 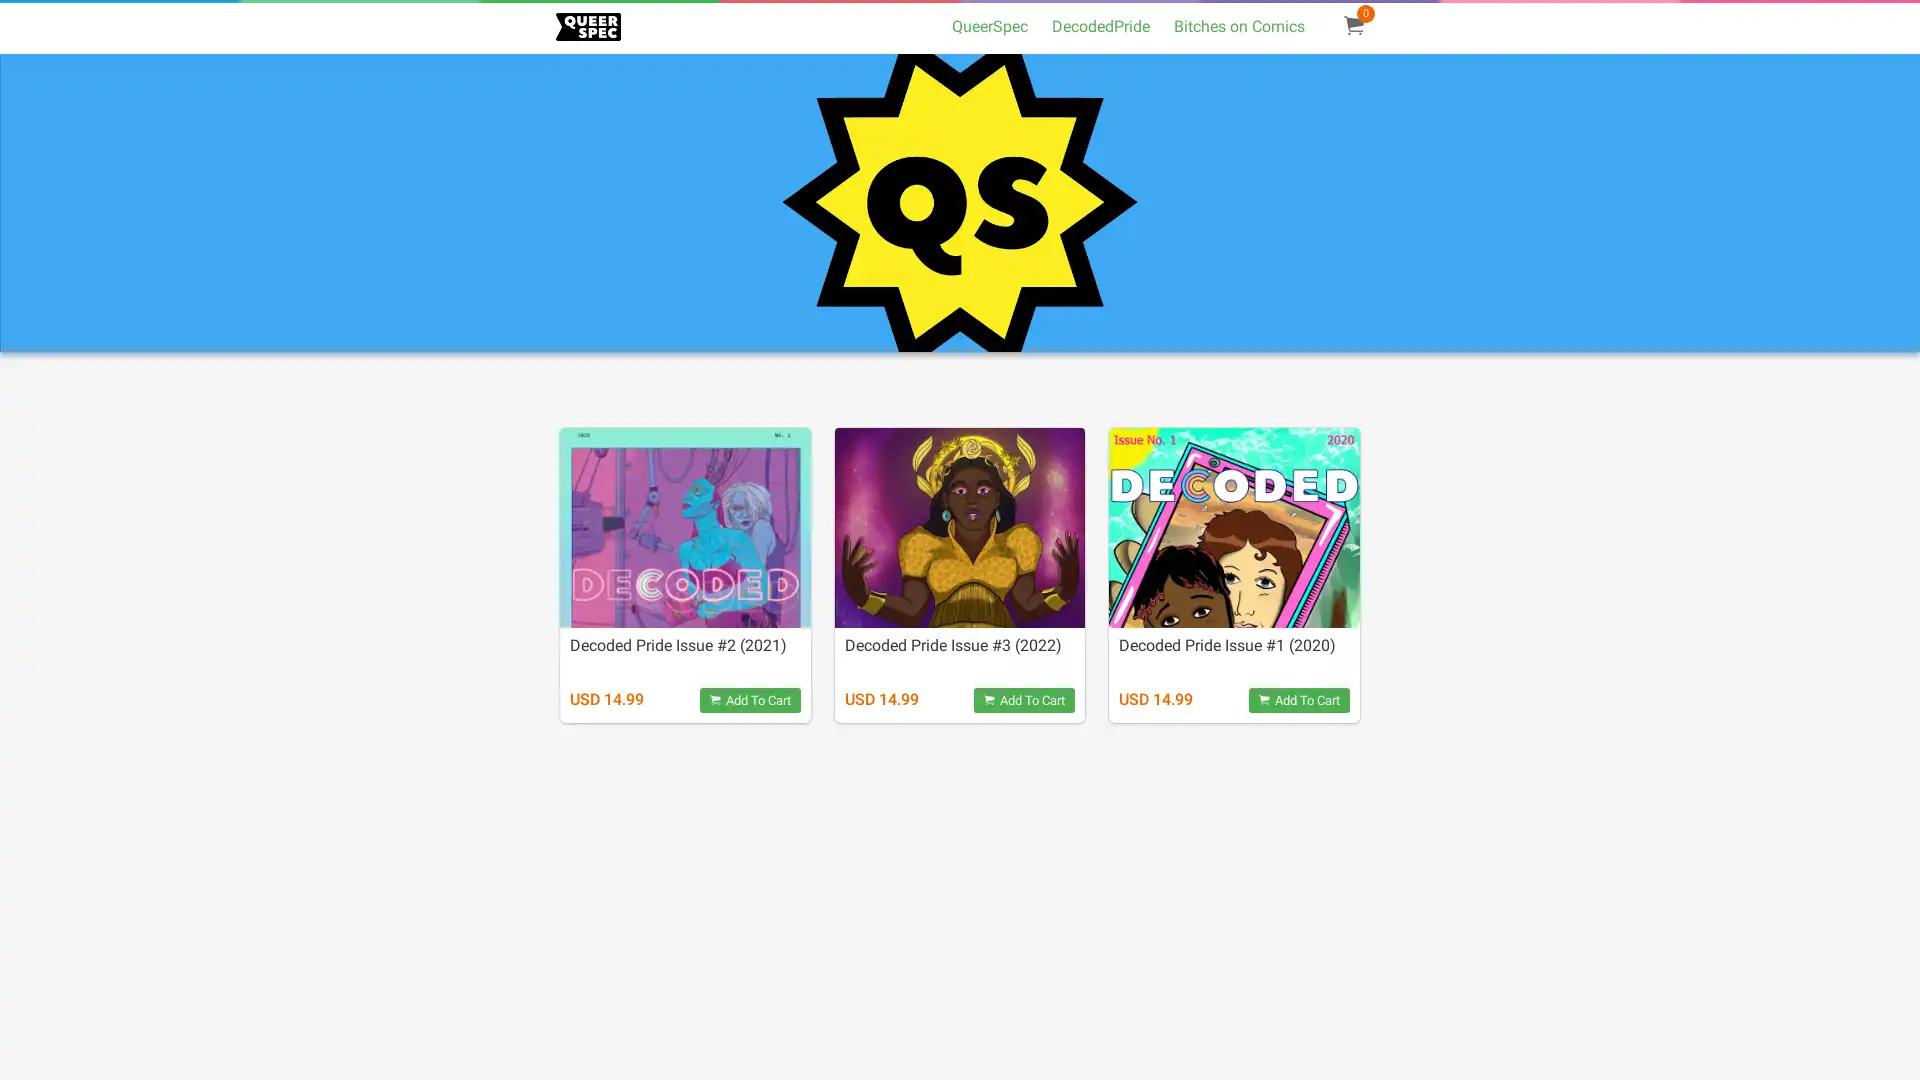 I want to click on Add To Cart, so click(x=748, y=699).